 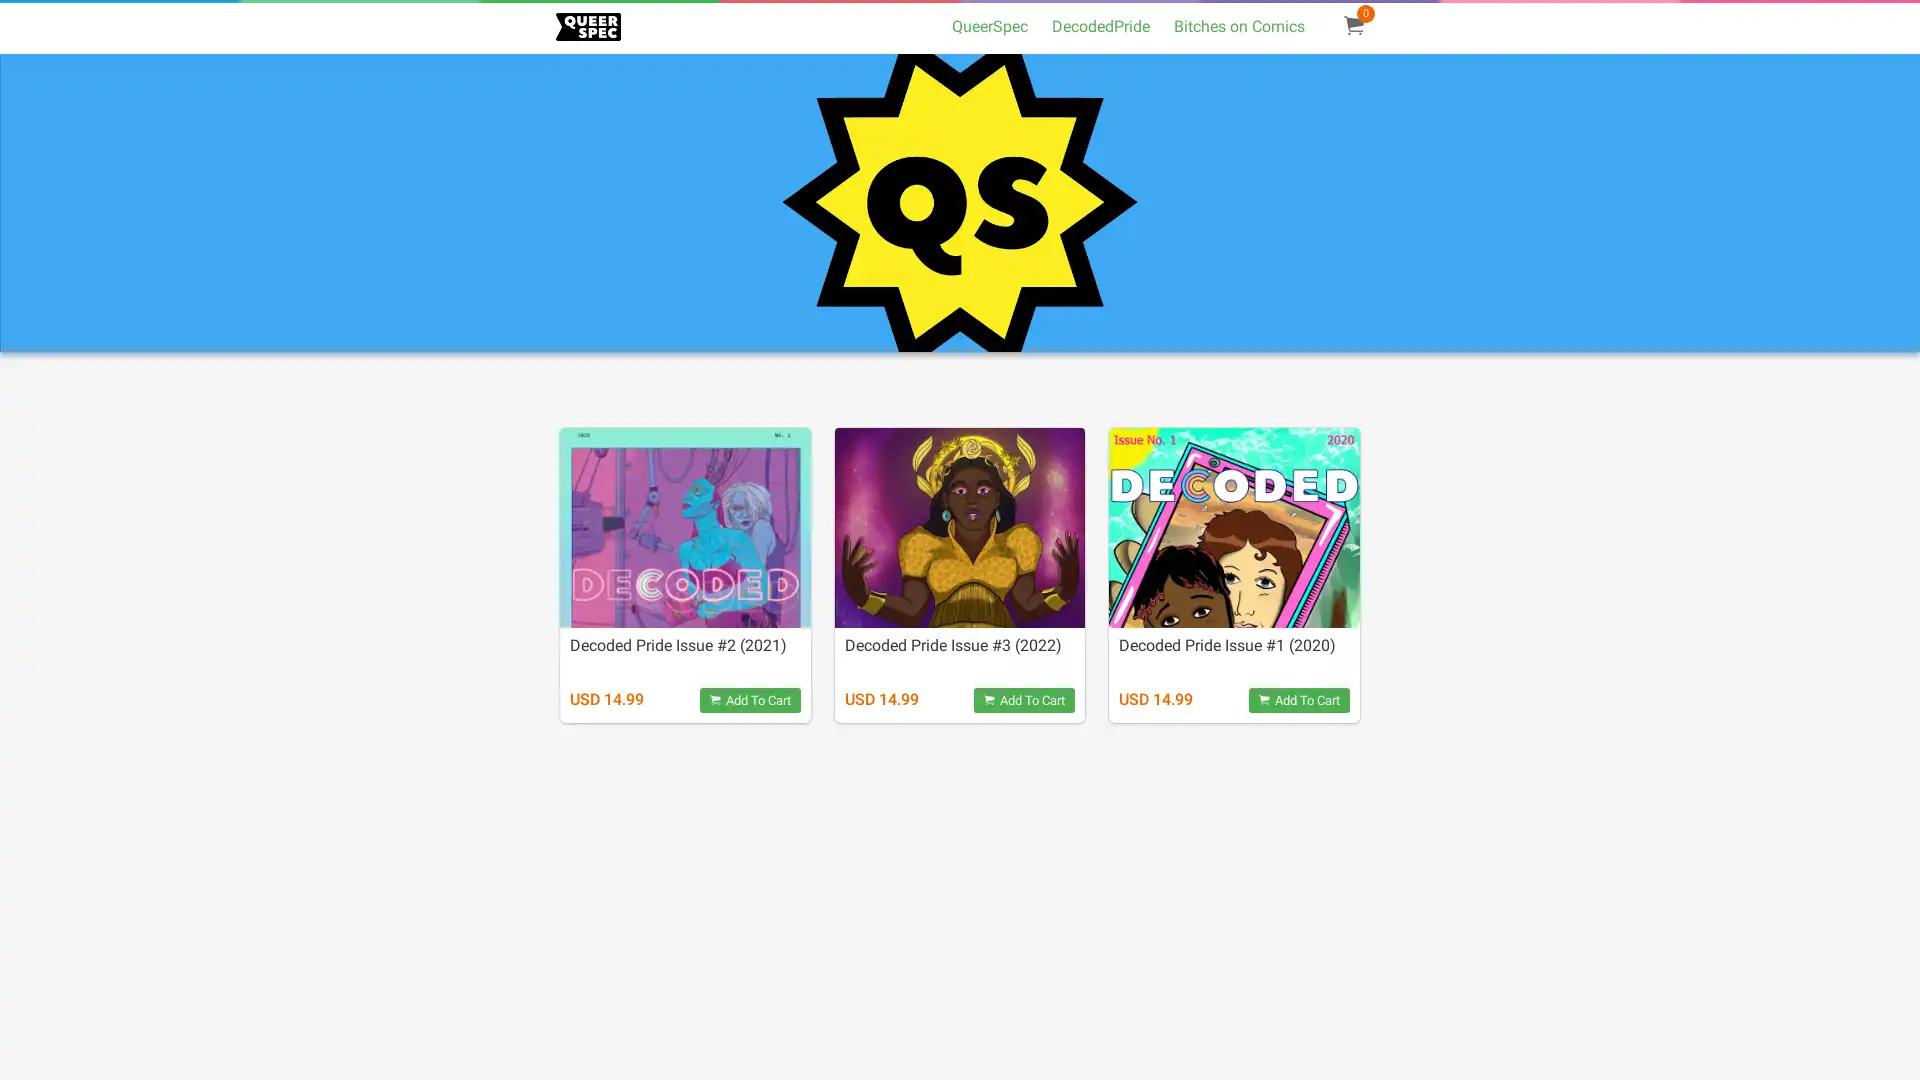 I want to click on Add To Cart, so click(x=748, y=699).